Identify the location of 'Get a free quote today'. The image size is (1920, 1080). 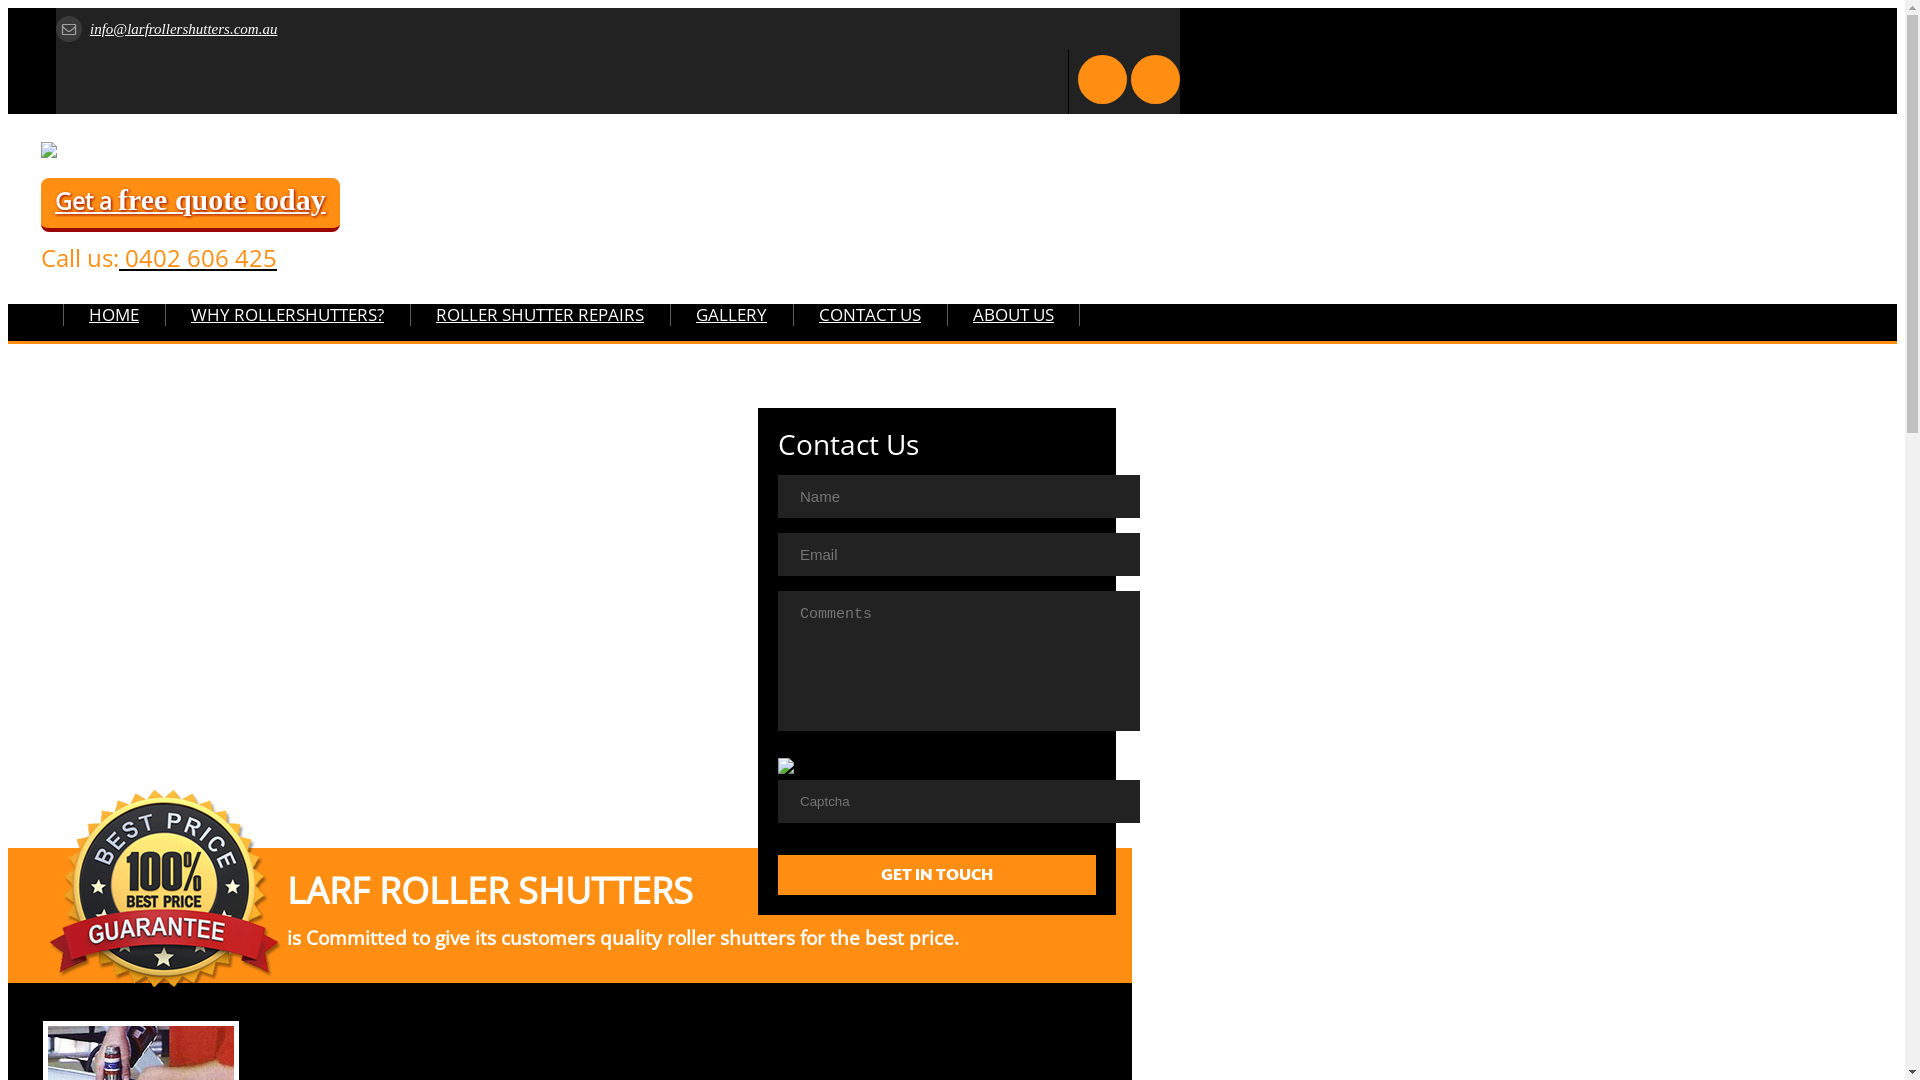
(190, 204).